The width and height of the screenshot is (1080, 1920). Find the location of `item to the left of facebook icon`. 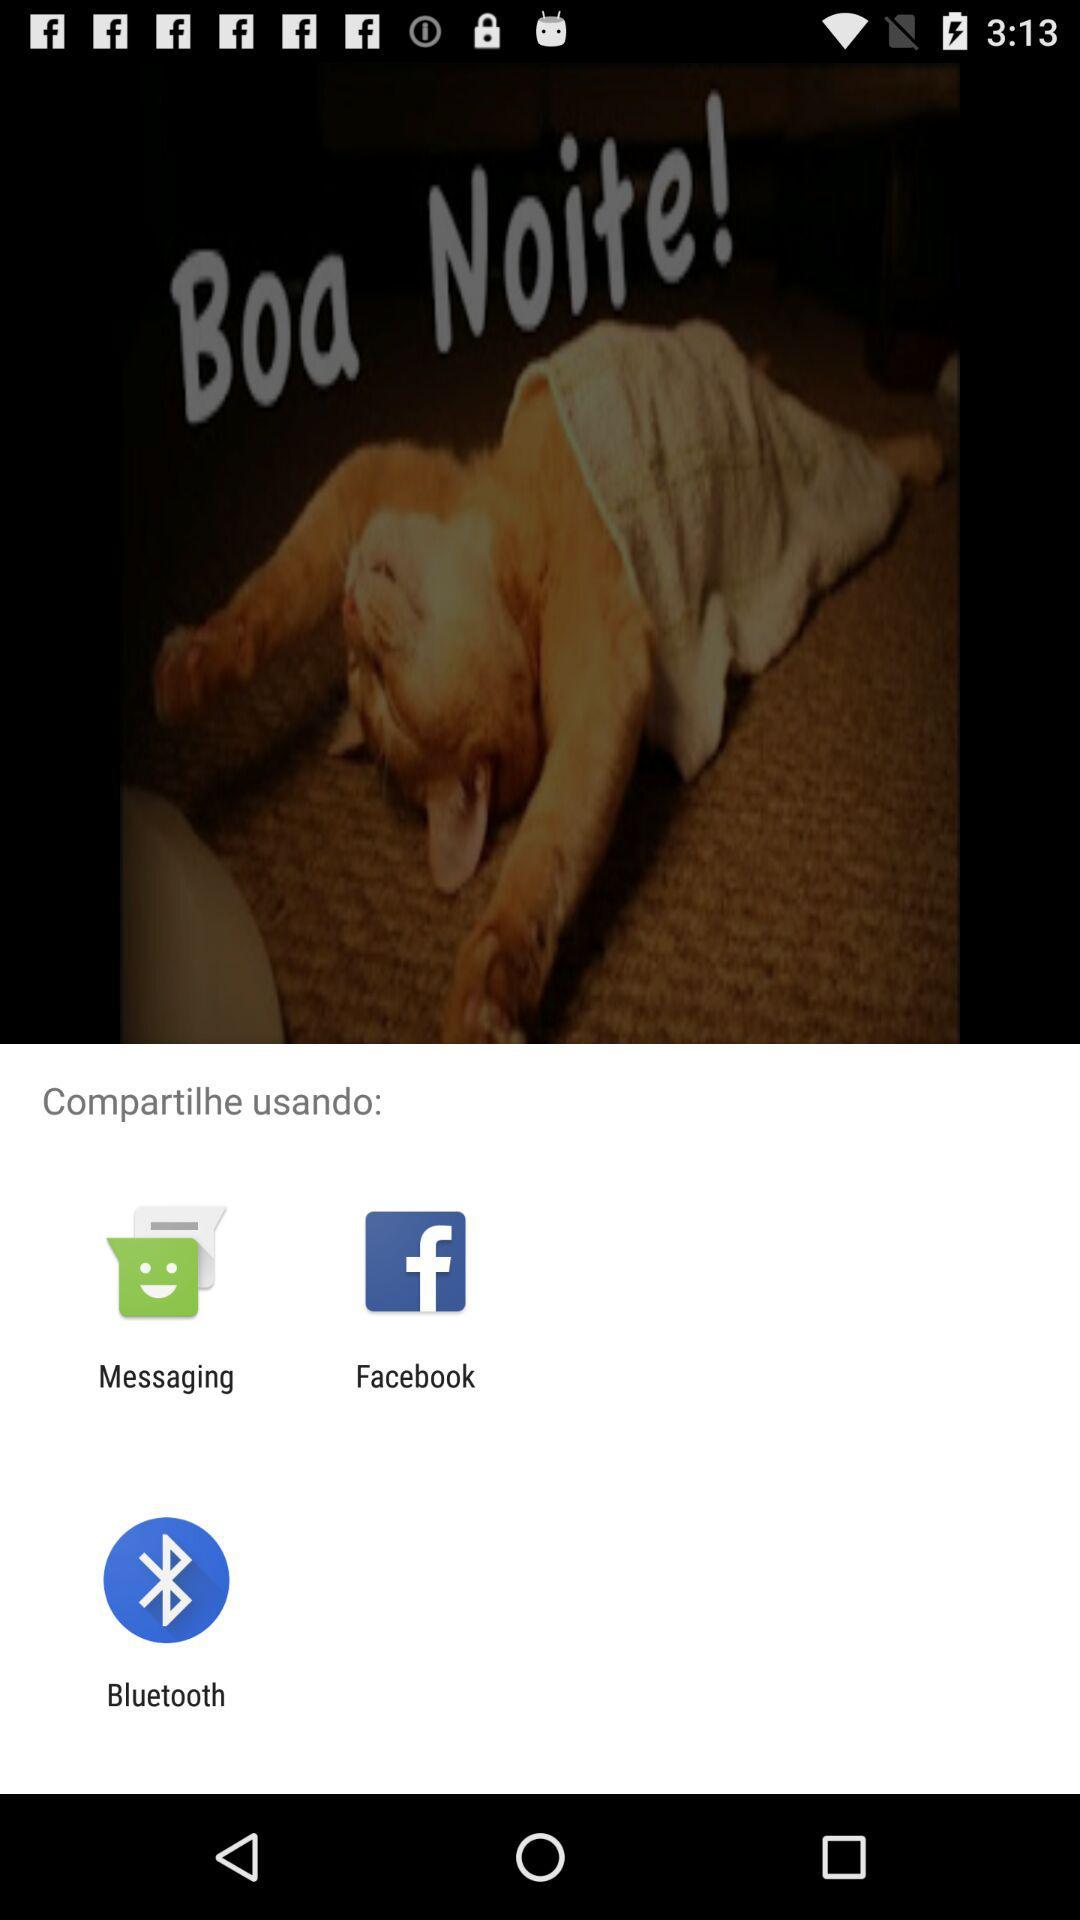

item to the left of facebook icon is located at coordinates (165, 1392).